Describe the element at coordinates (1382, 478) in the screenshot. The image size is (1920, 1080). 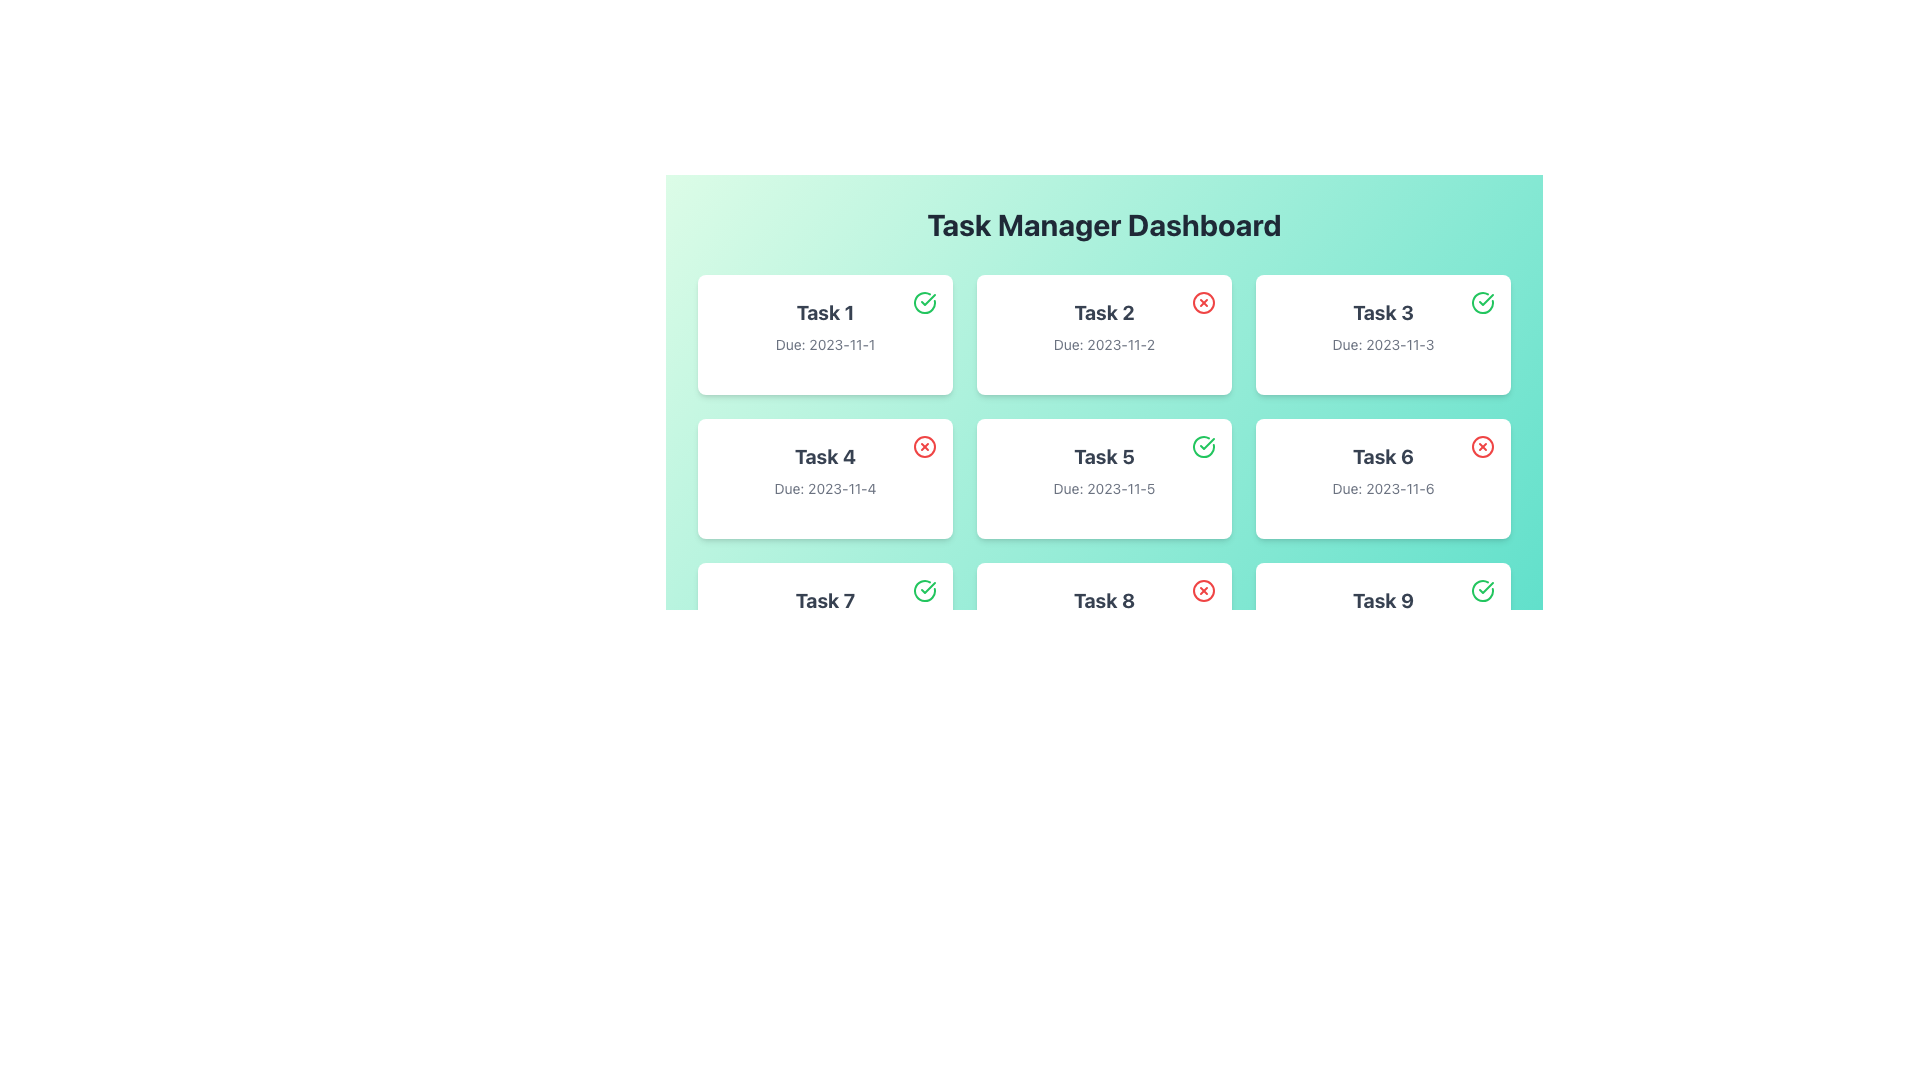
I see `the task card located in the second row and third column of the grid layout` at that location.